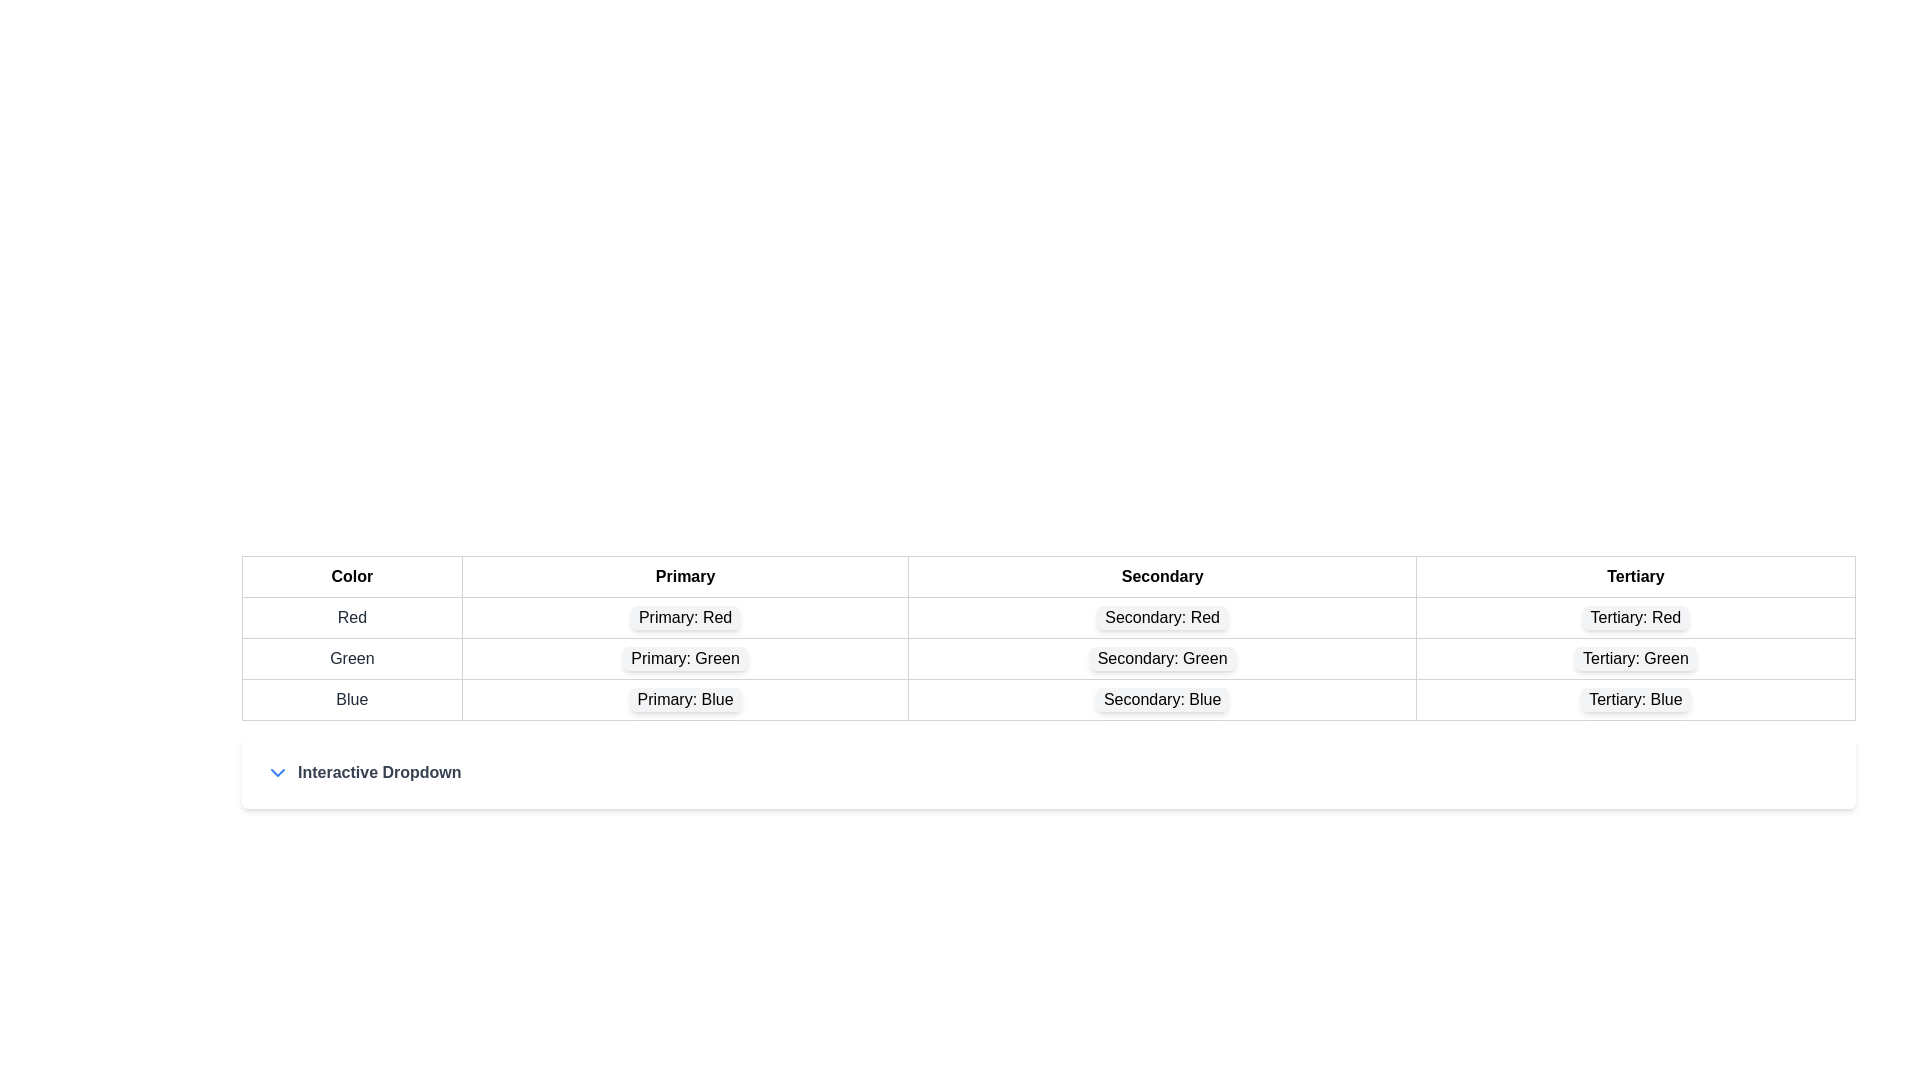 The height and width of the screenshot is (1080, 1920). What do you see at coordinates (685, 698) in the screenshot?
I see `the text label with the gray background that reads 'Primary: Blue', which is located in the third row of the table under the 'Primary' column` at bounding box center [685, 698].